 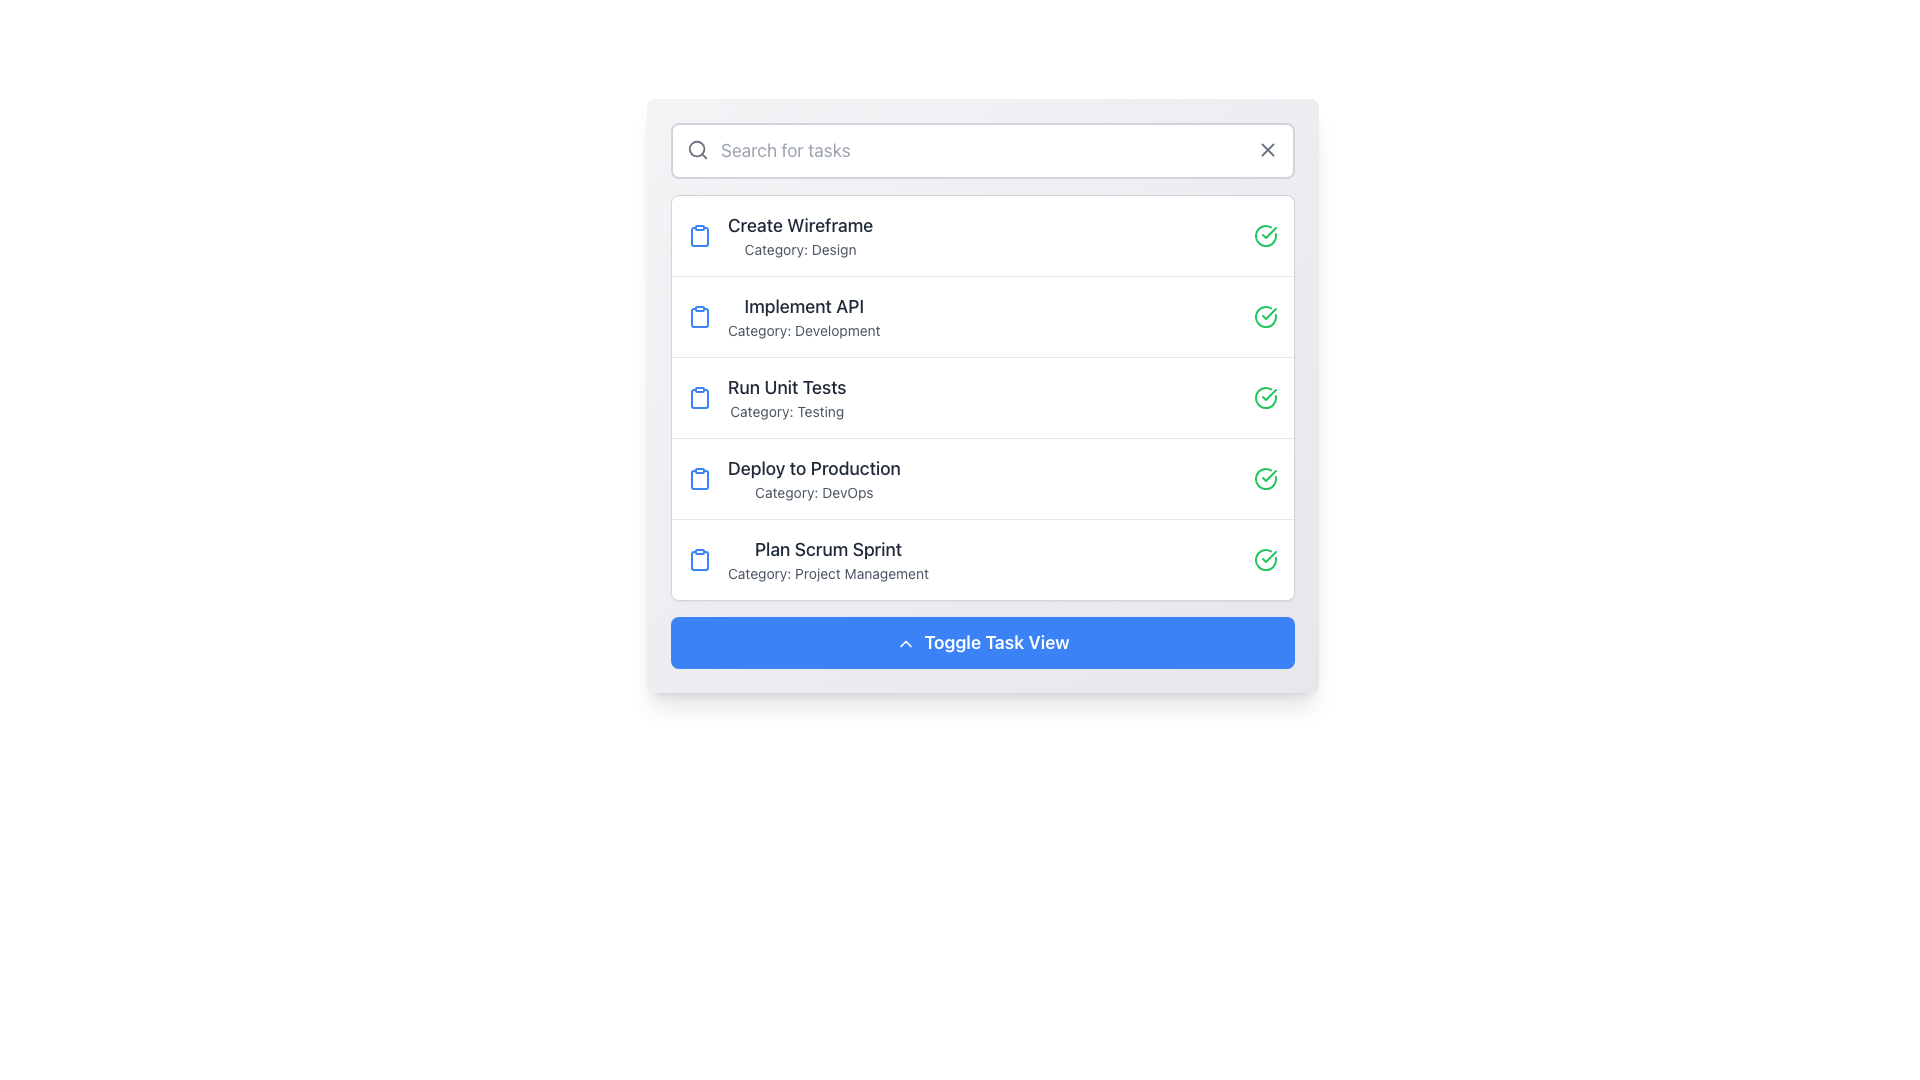 What do you see at coordinates (814, 478) in the screenshot?
I see `the 'Deploy to Production' task in the fourth row of the task list, which is categorized under 'DevOps'` at bounding box center [814, 478].